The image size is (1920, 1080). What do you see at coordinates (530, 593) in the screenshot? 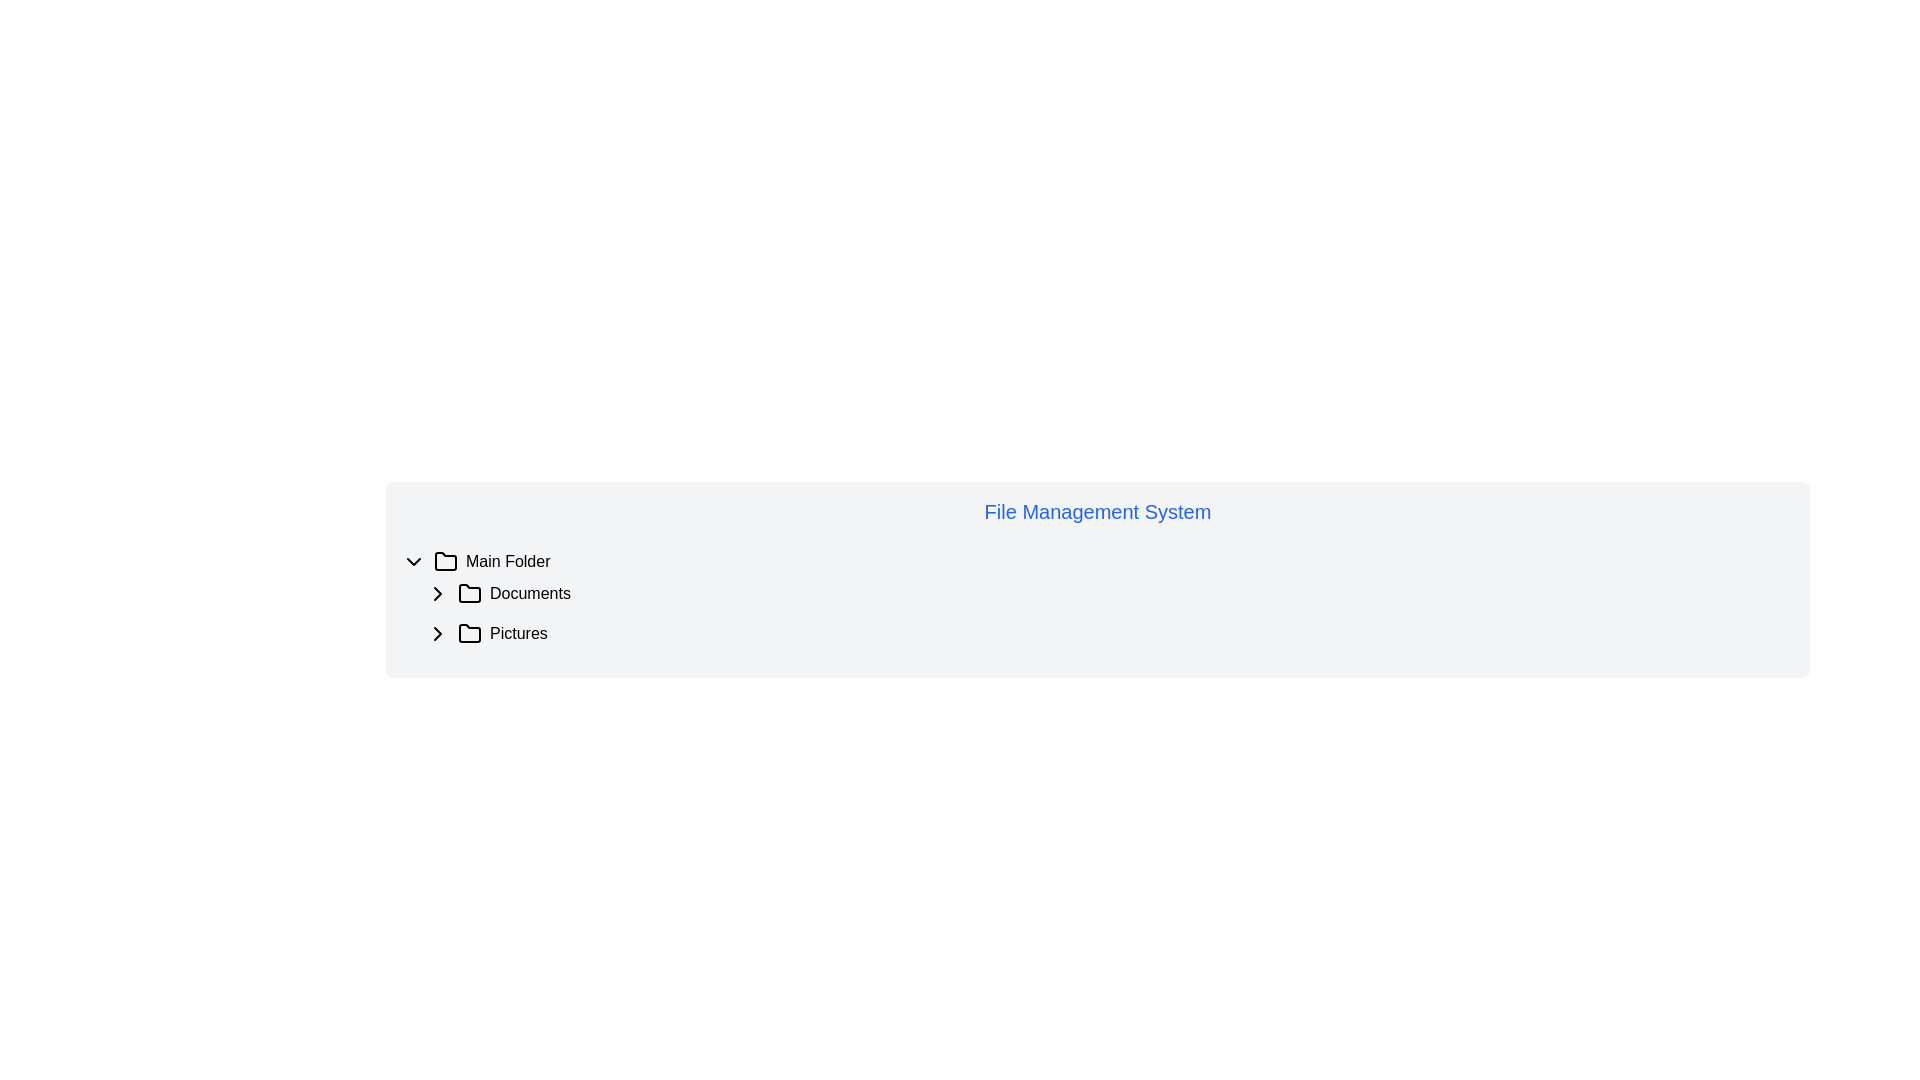
I see `text label identifying the 'Documents' folder located in the left-side navigation panel under the 'Main Folder' section` at bounding box center [530, 593].